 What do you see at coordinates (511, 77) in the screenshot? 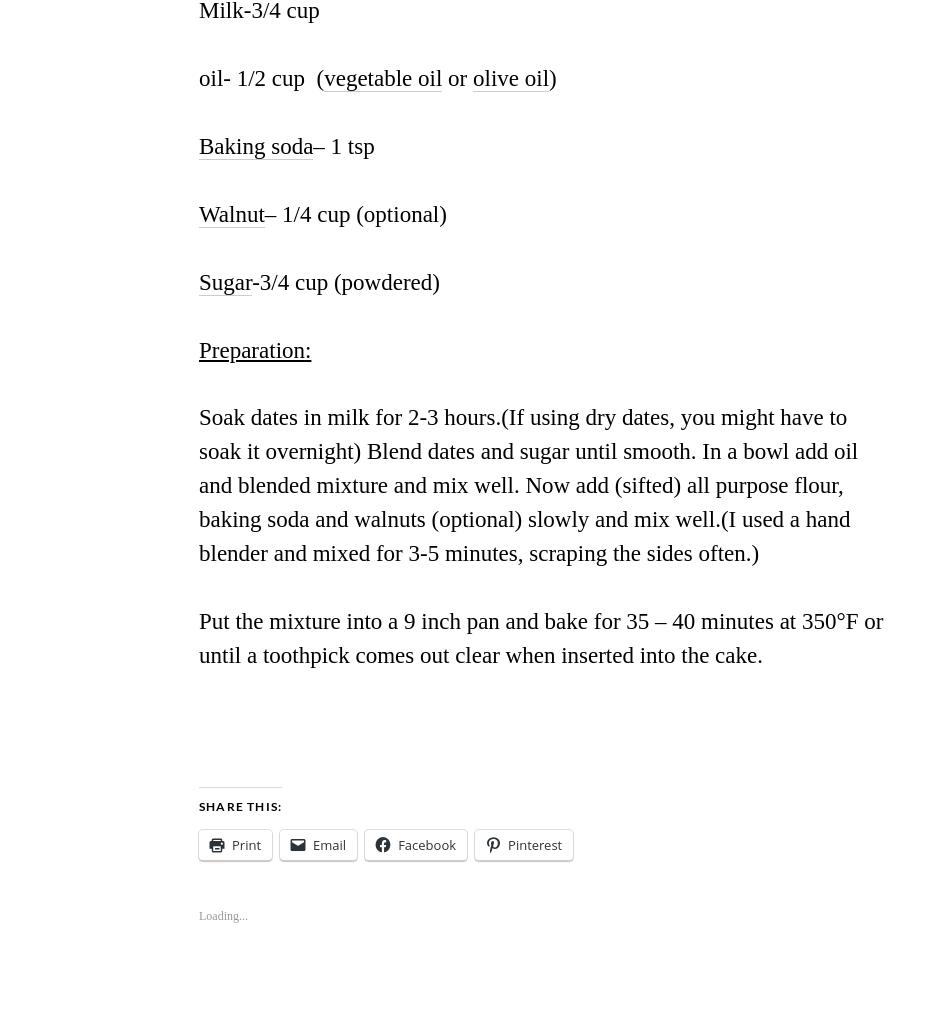
I see `'olive oil'` at bounding box center [511, 77].